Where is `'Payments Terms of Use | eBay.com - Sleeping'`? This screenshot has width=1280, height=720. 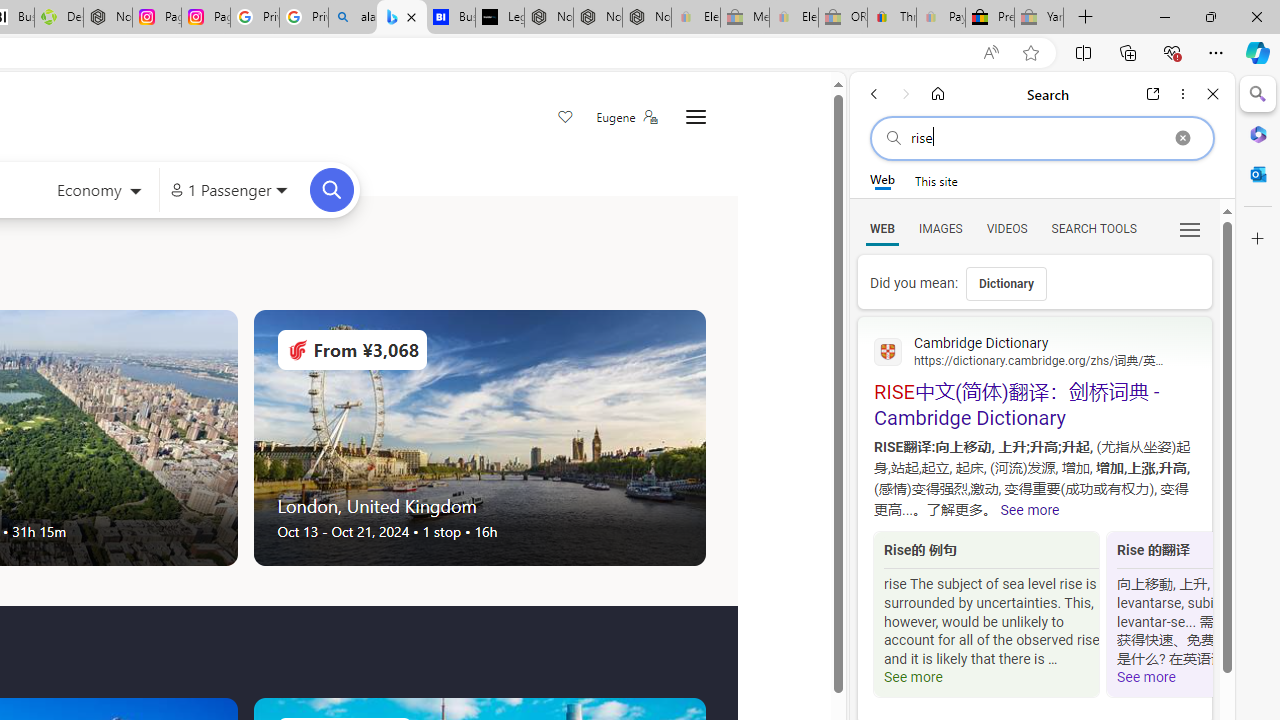 'Payments Terms of Use | eBay.com - Sleeping' is located at coordinates (939, 17).